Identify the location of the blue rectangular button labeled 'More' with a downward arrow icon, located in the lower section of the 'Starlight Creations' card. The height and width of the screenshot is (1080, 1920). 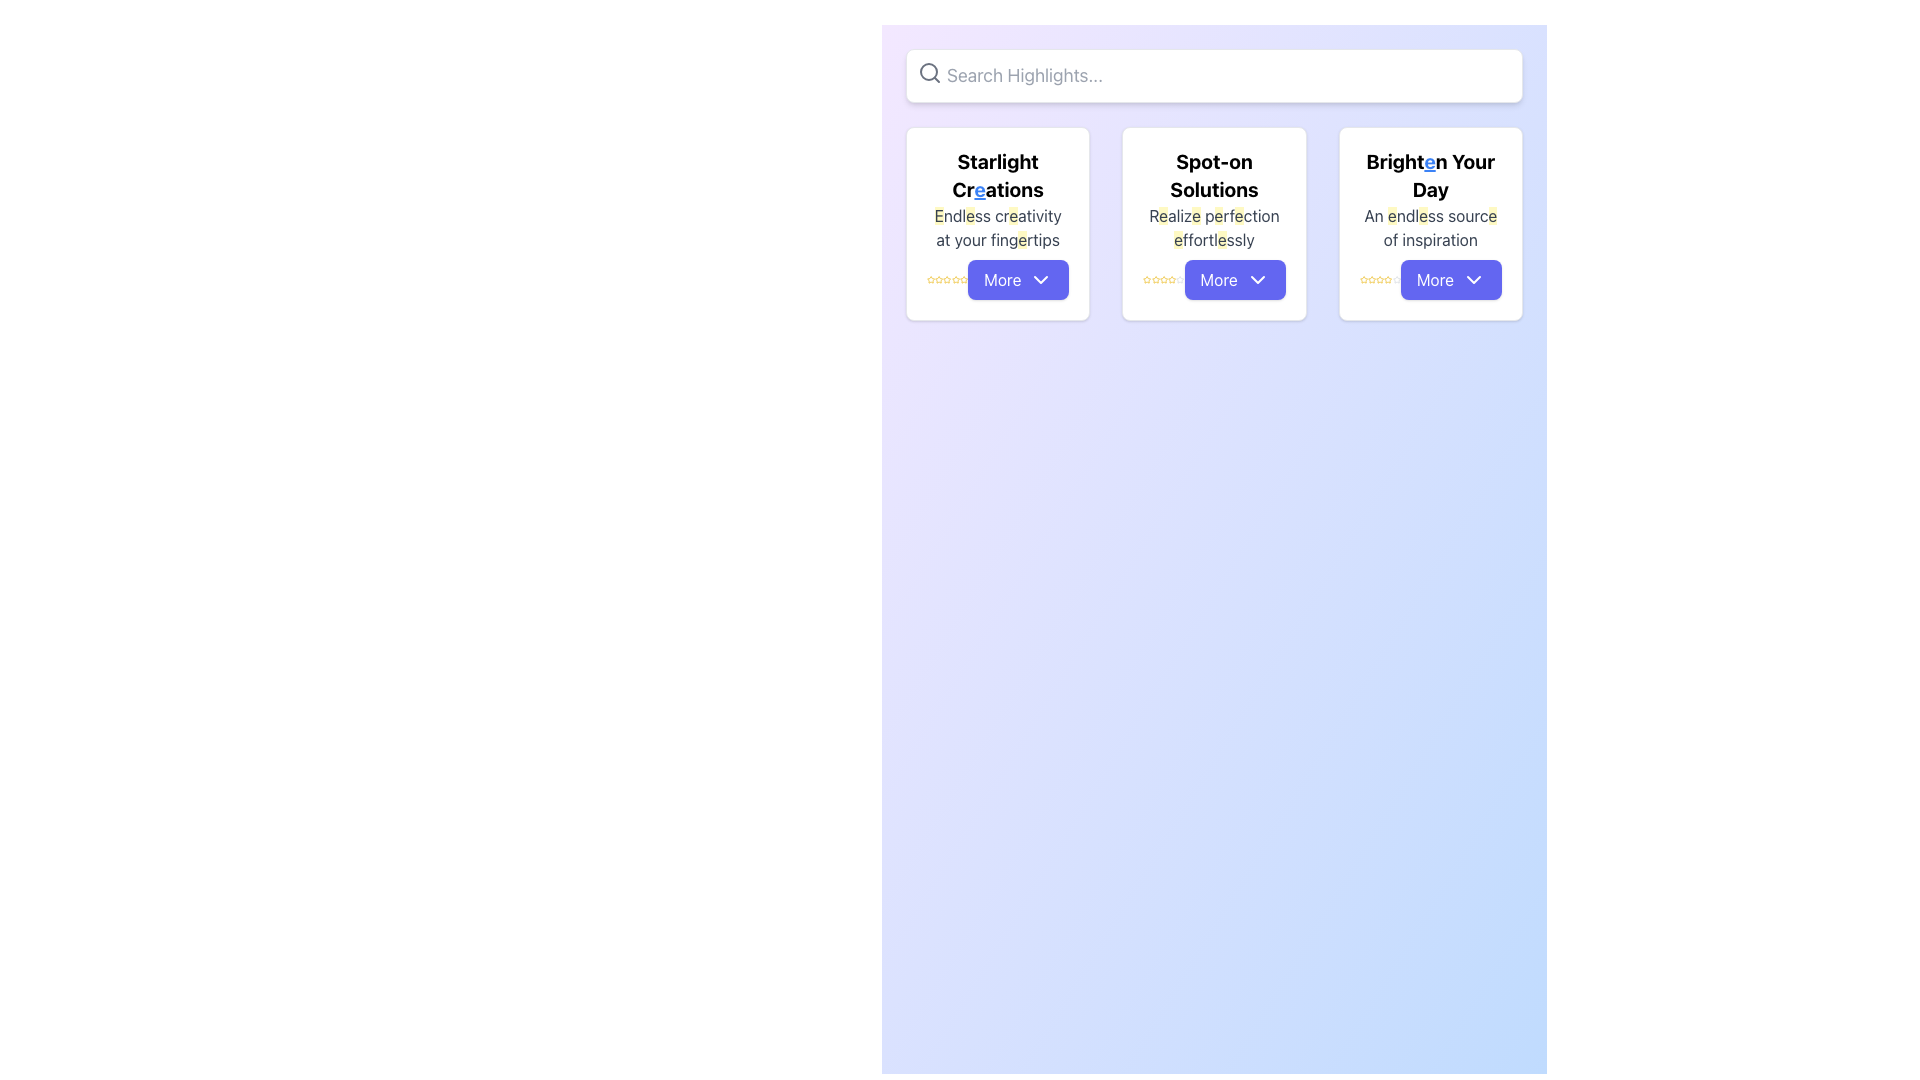
(998, 280).